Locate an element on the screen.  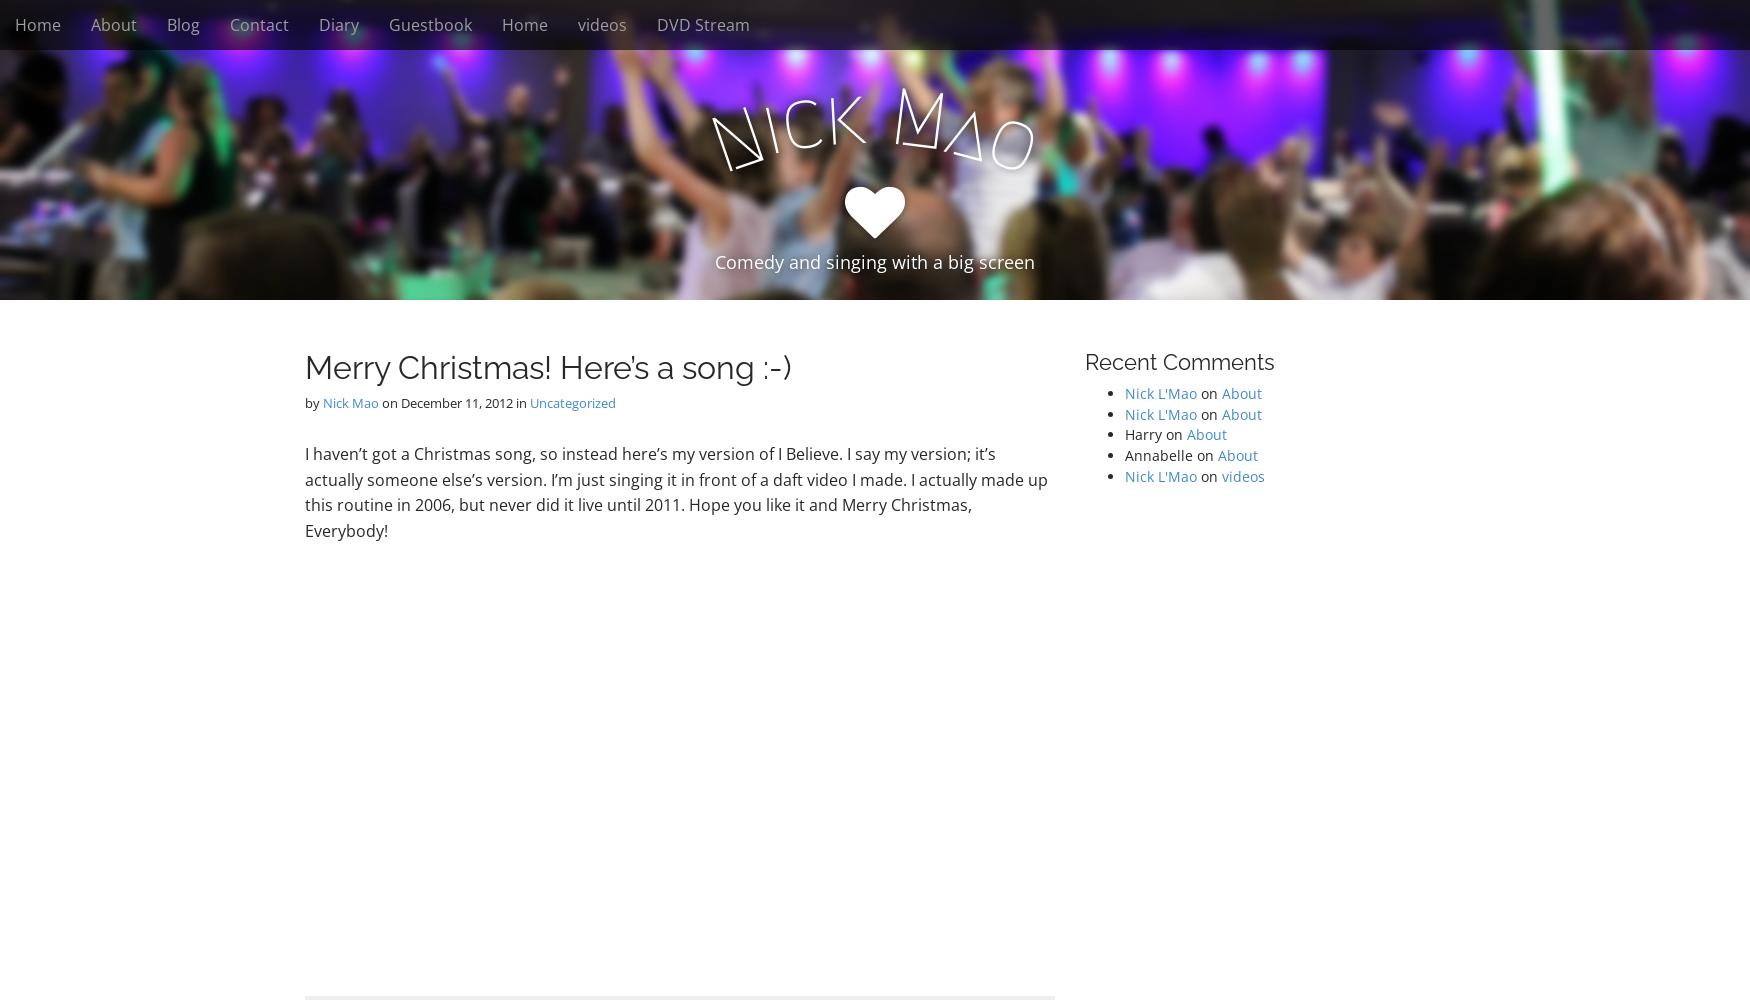
'k' is located at coordinates (821, 115).